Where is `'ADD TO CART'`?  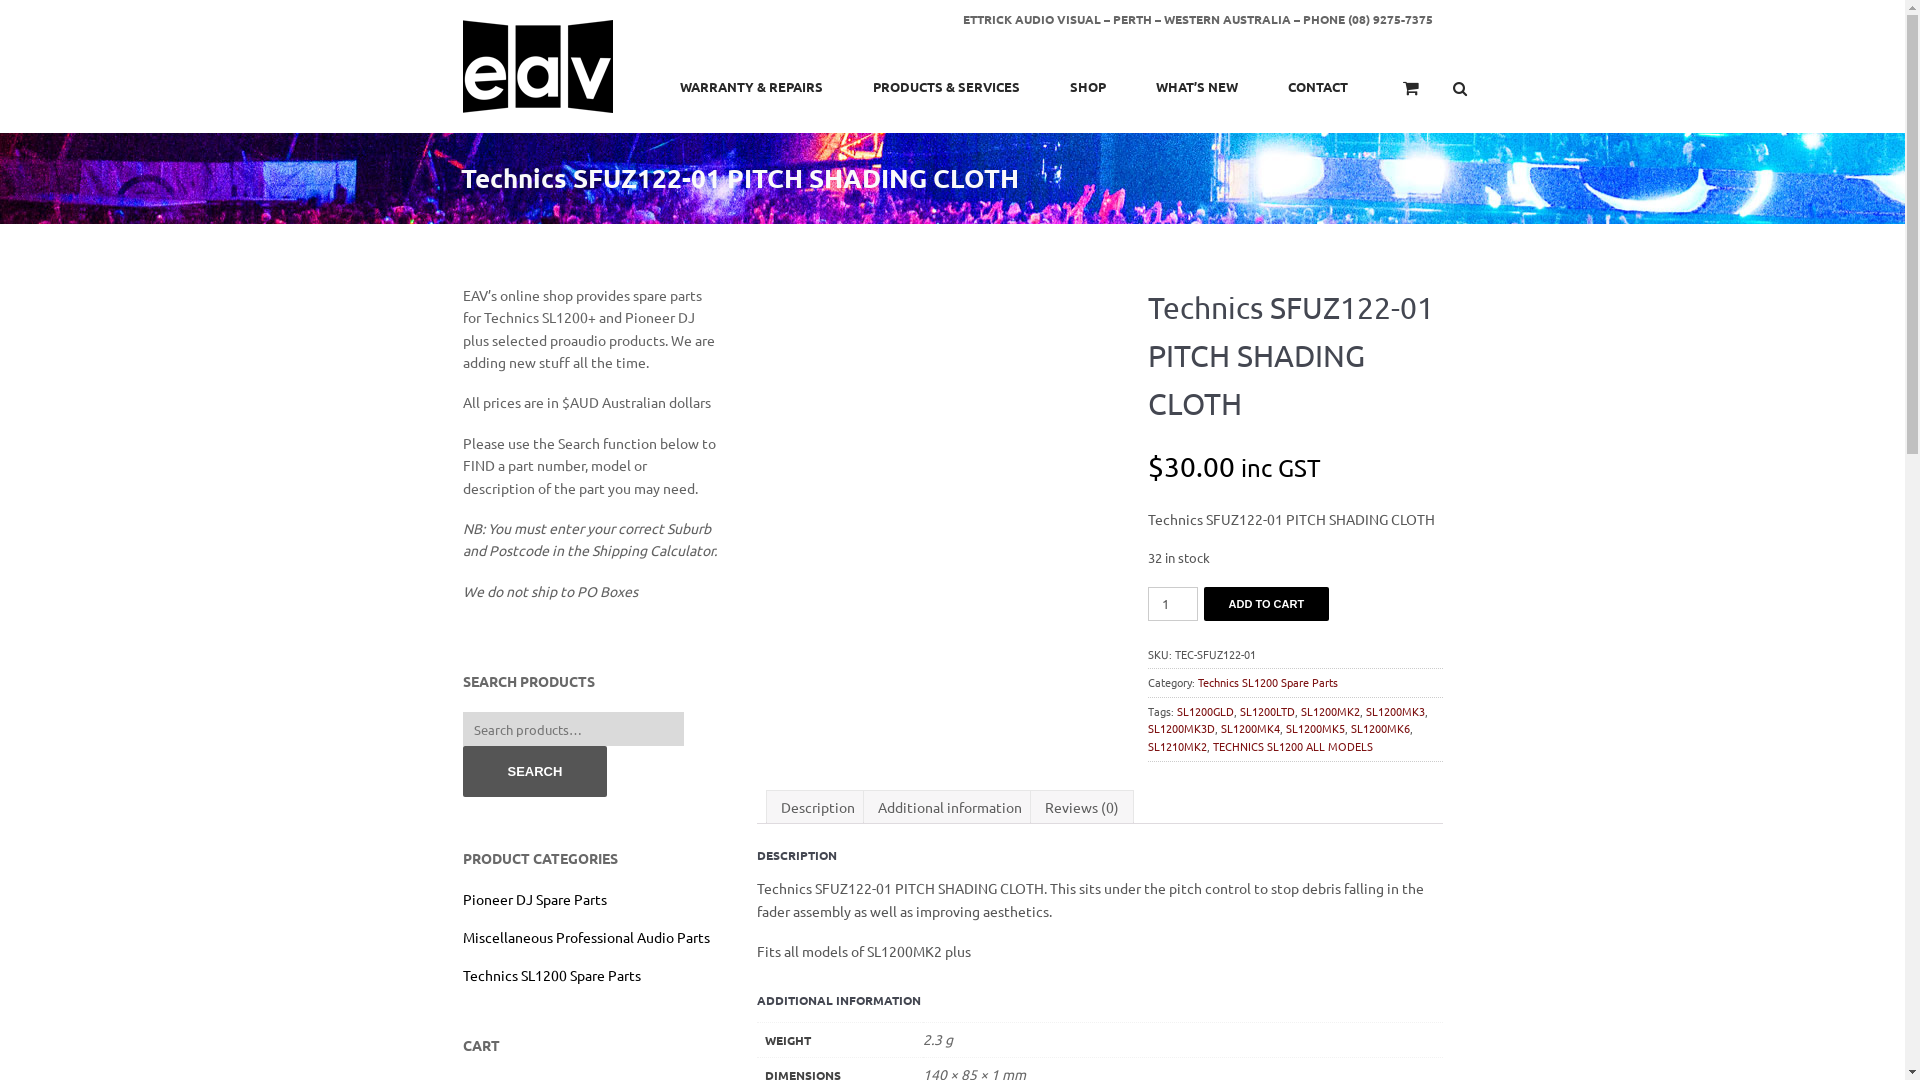
'ADD TO CART' is located at coordinates (1266, 603).